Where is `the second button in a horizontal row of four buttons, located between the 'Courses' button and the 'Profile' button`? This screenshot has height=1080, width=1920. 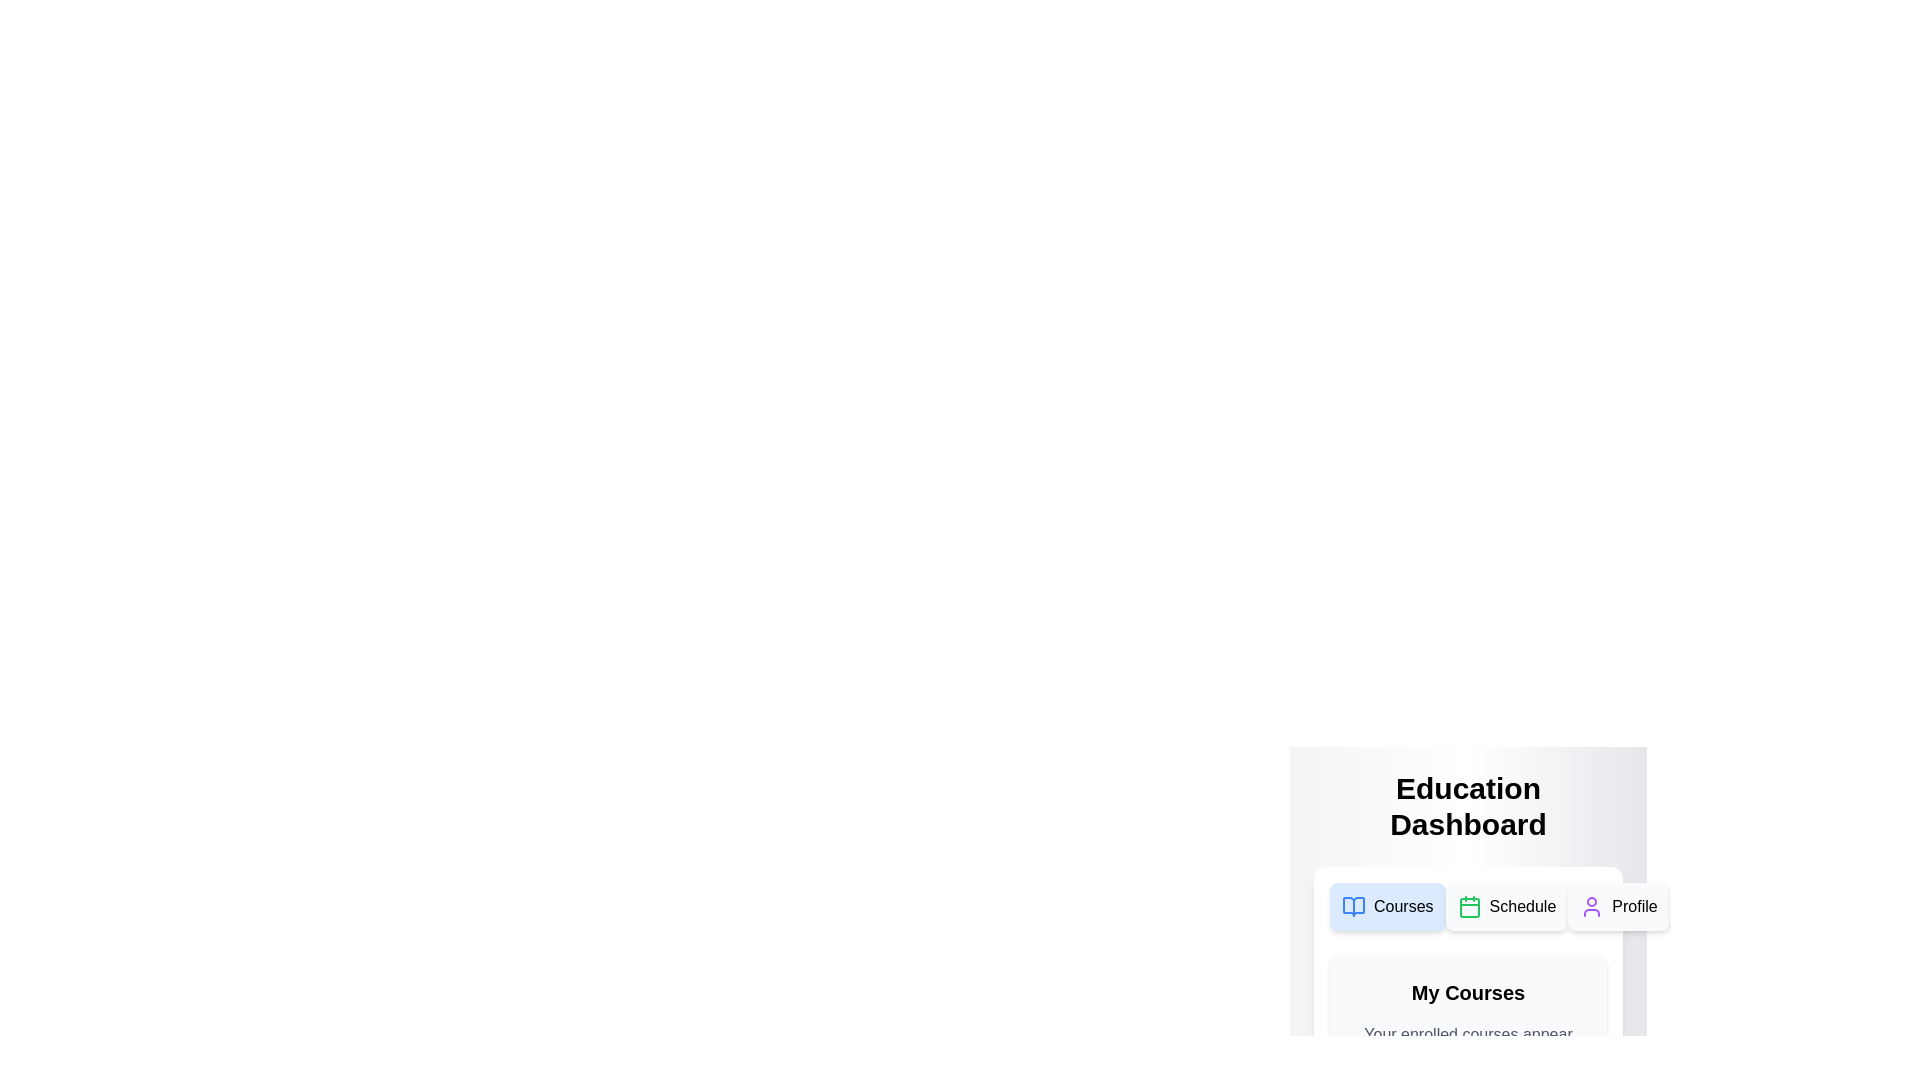
the second button in a horizontal row of four buttons, located between the 'Courses' button and the 'Profile' button is located at coordinates (1507, 906).